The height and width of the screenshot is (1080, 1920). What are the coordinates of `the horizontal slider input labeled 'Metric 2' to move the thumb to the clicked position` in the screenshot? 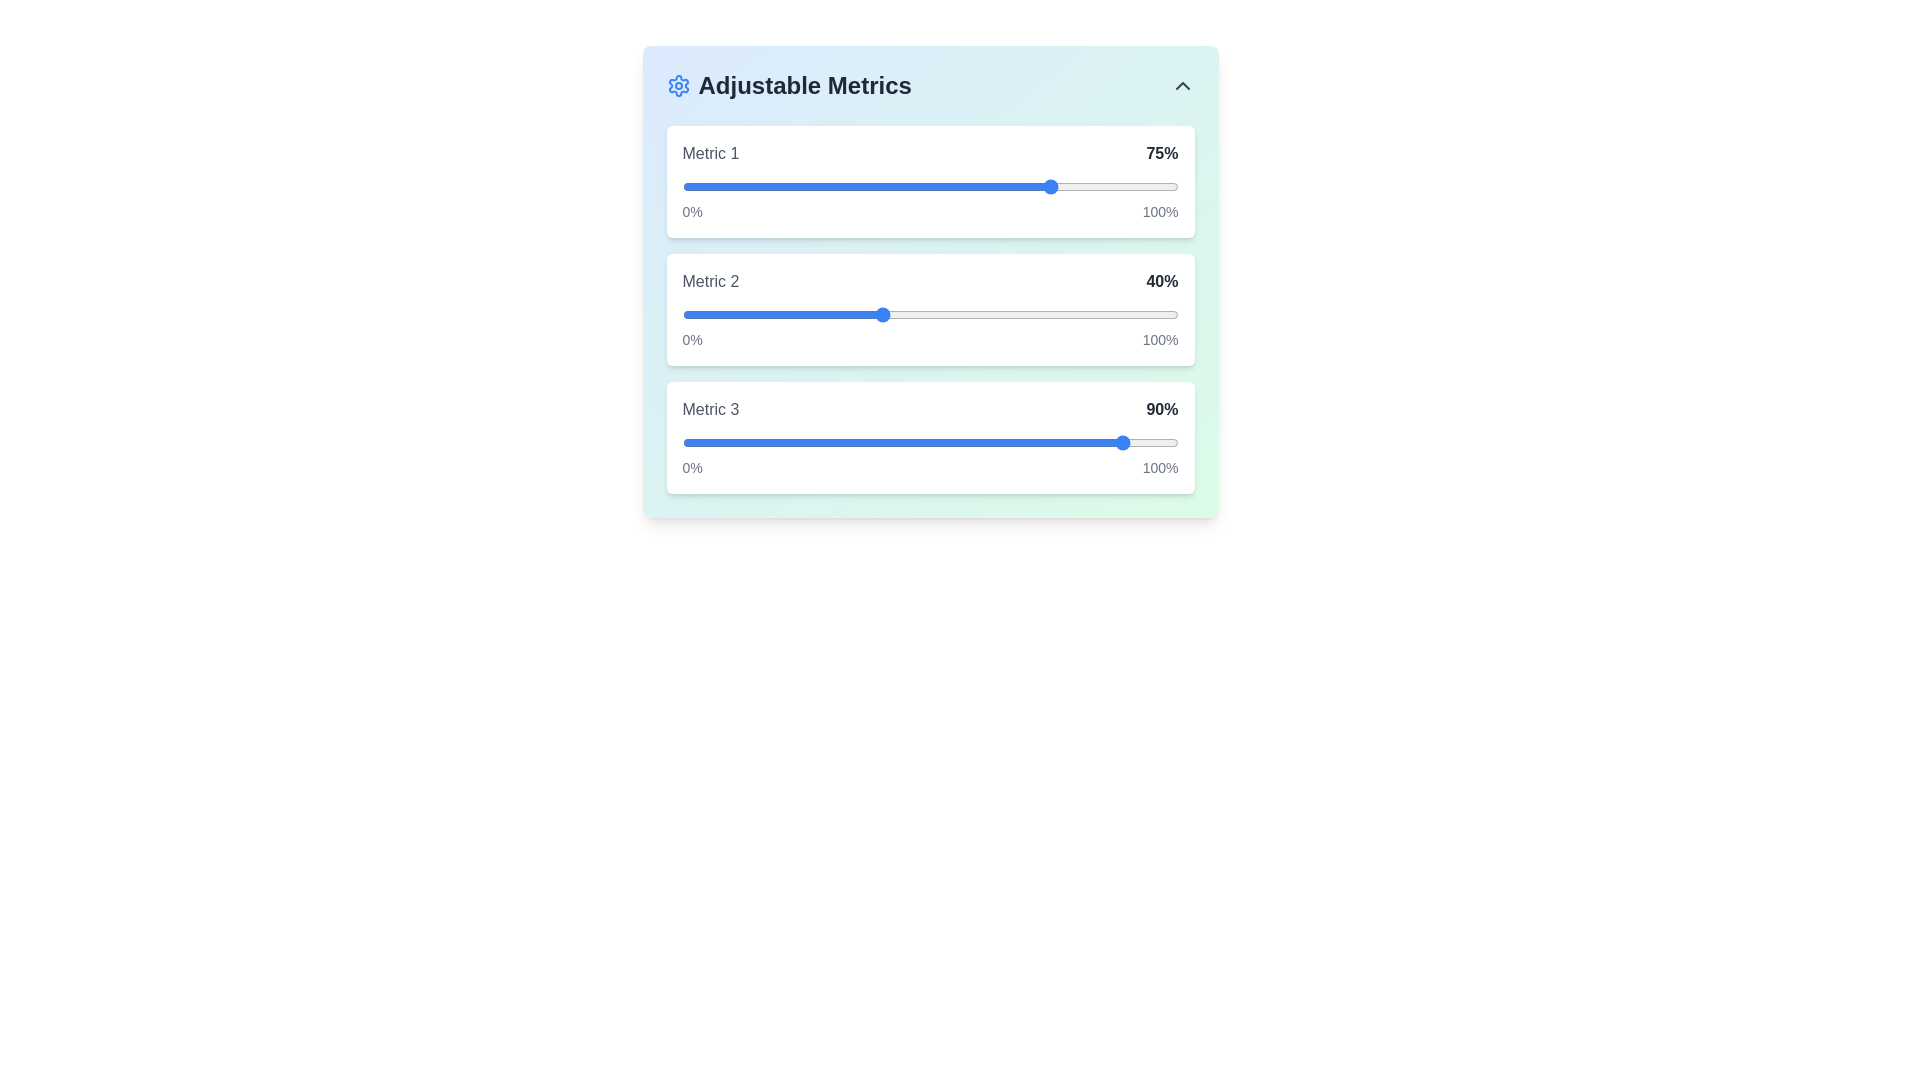 It's located at (929, 309).